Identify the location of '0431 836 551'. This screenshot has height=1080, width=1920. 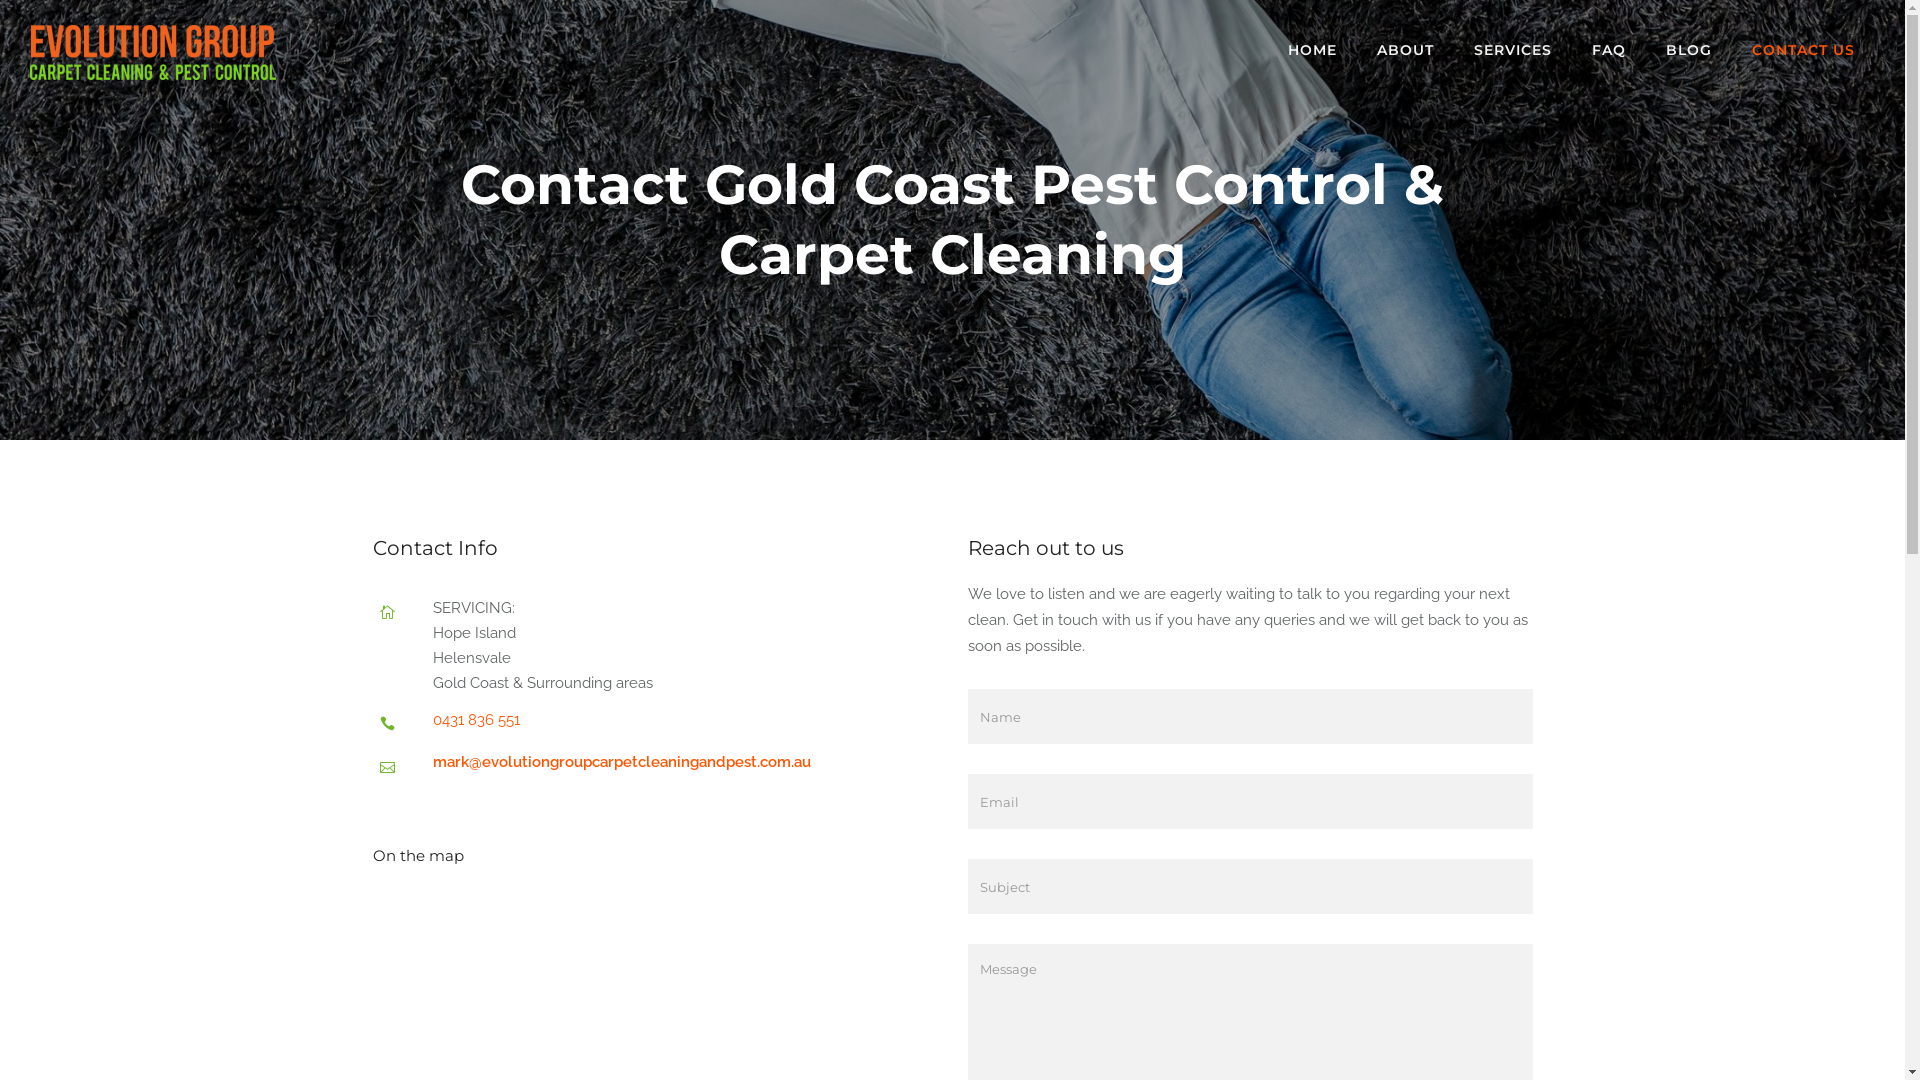
(474, 720).